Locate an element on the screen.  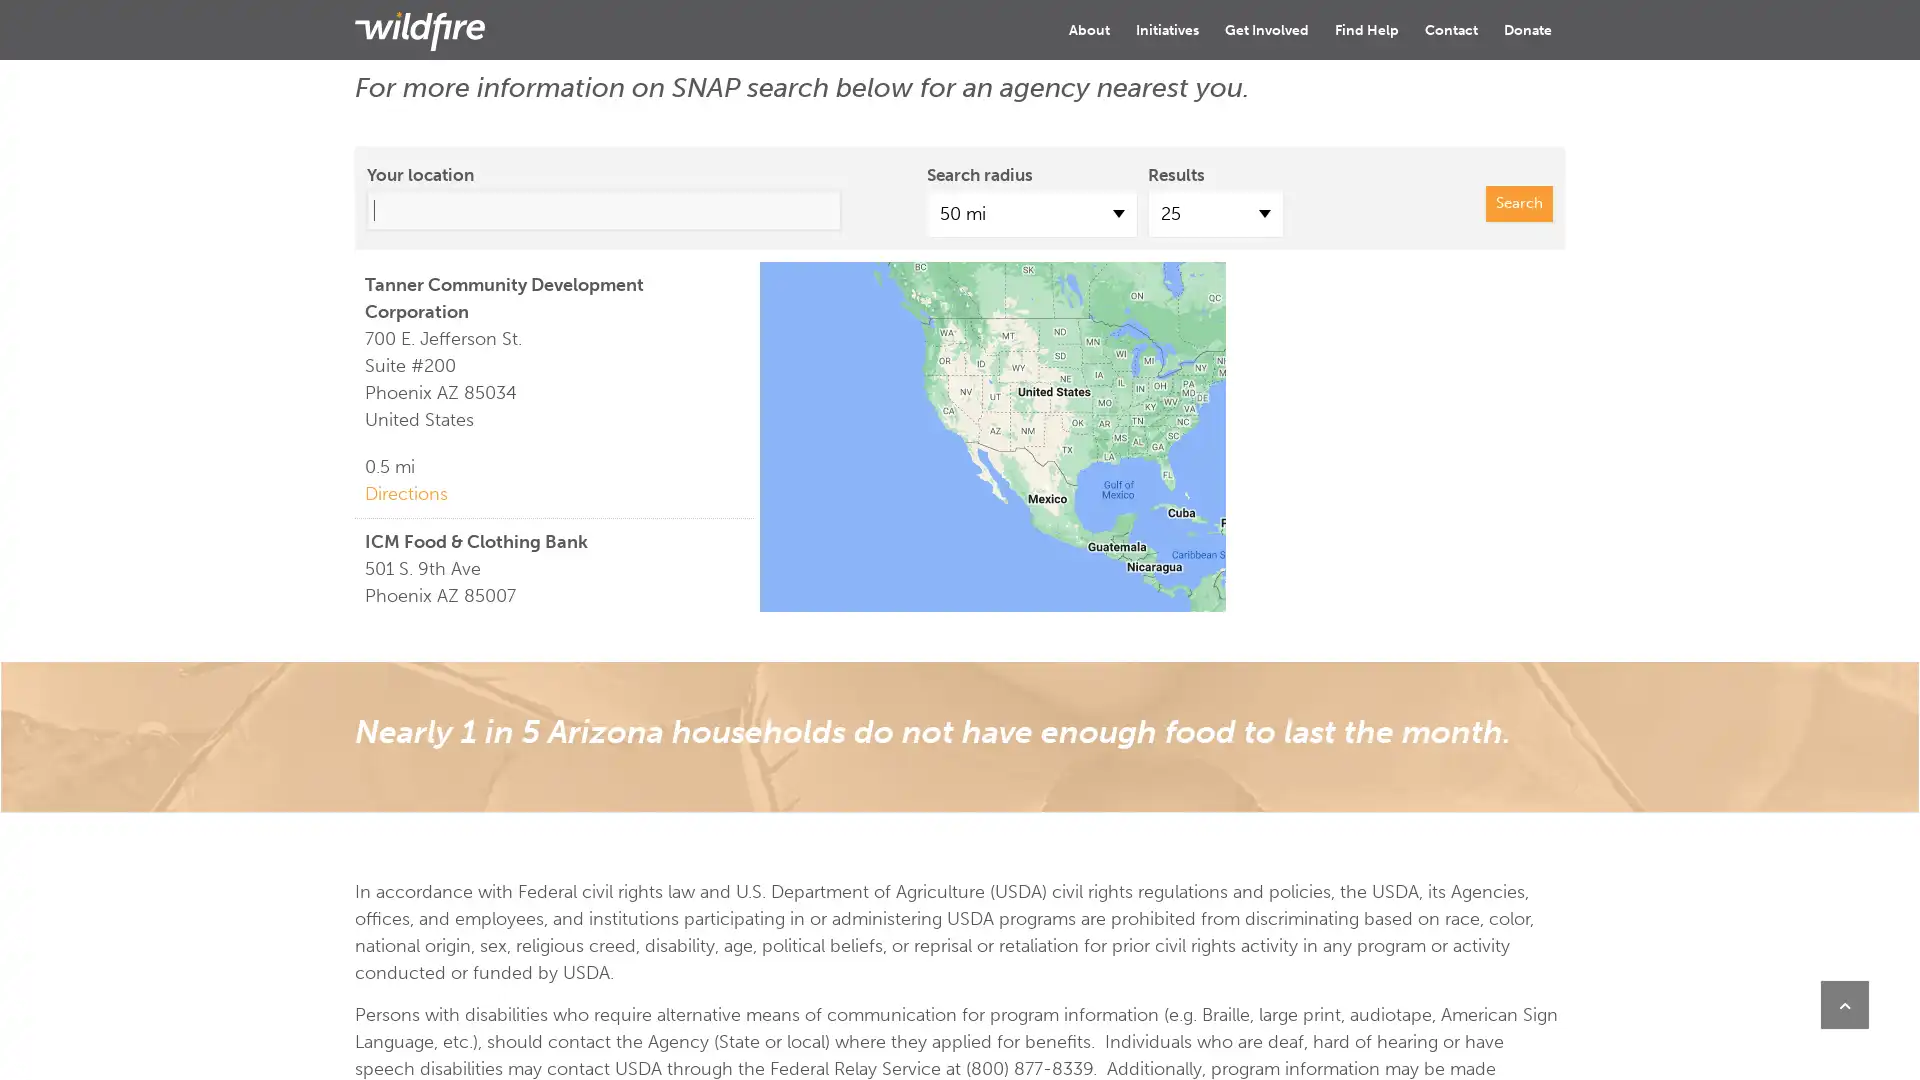
Helping Families In Need (Sisters of Notre Dame De Namur) is located at coordinates (1167, 477).